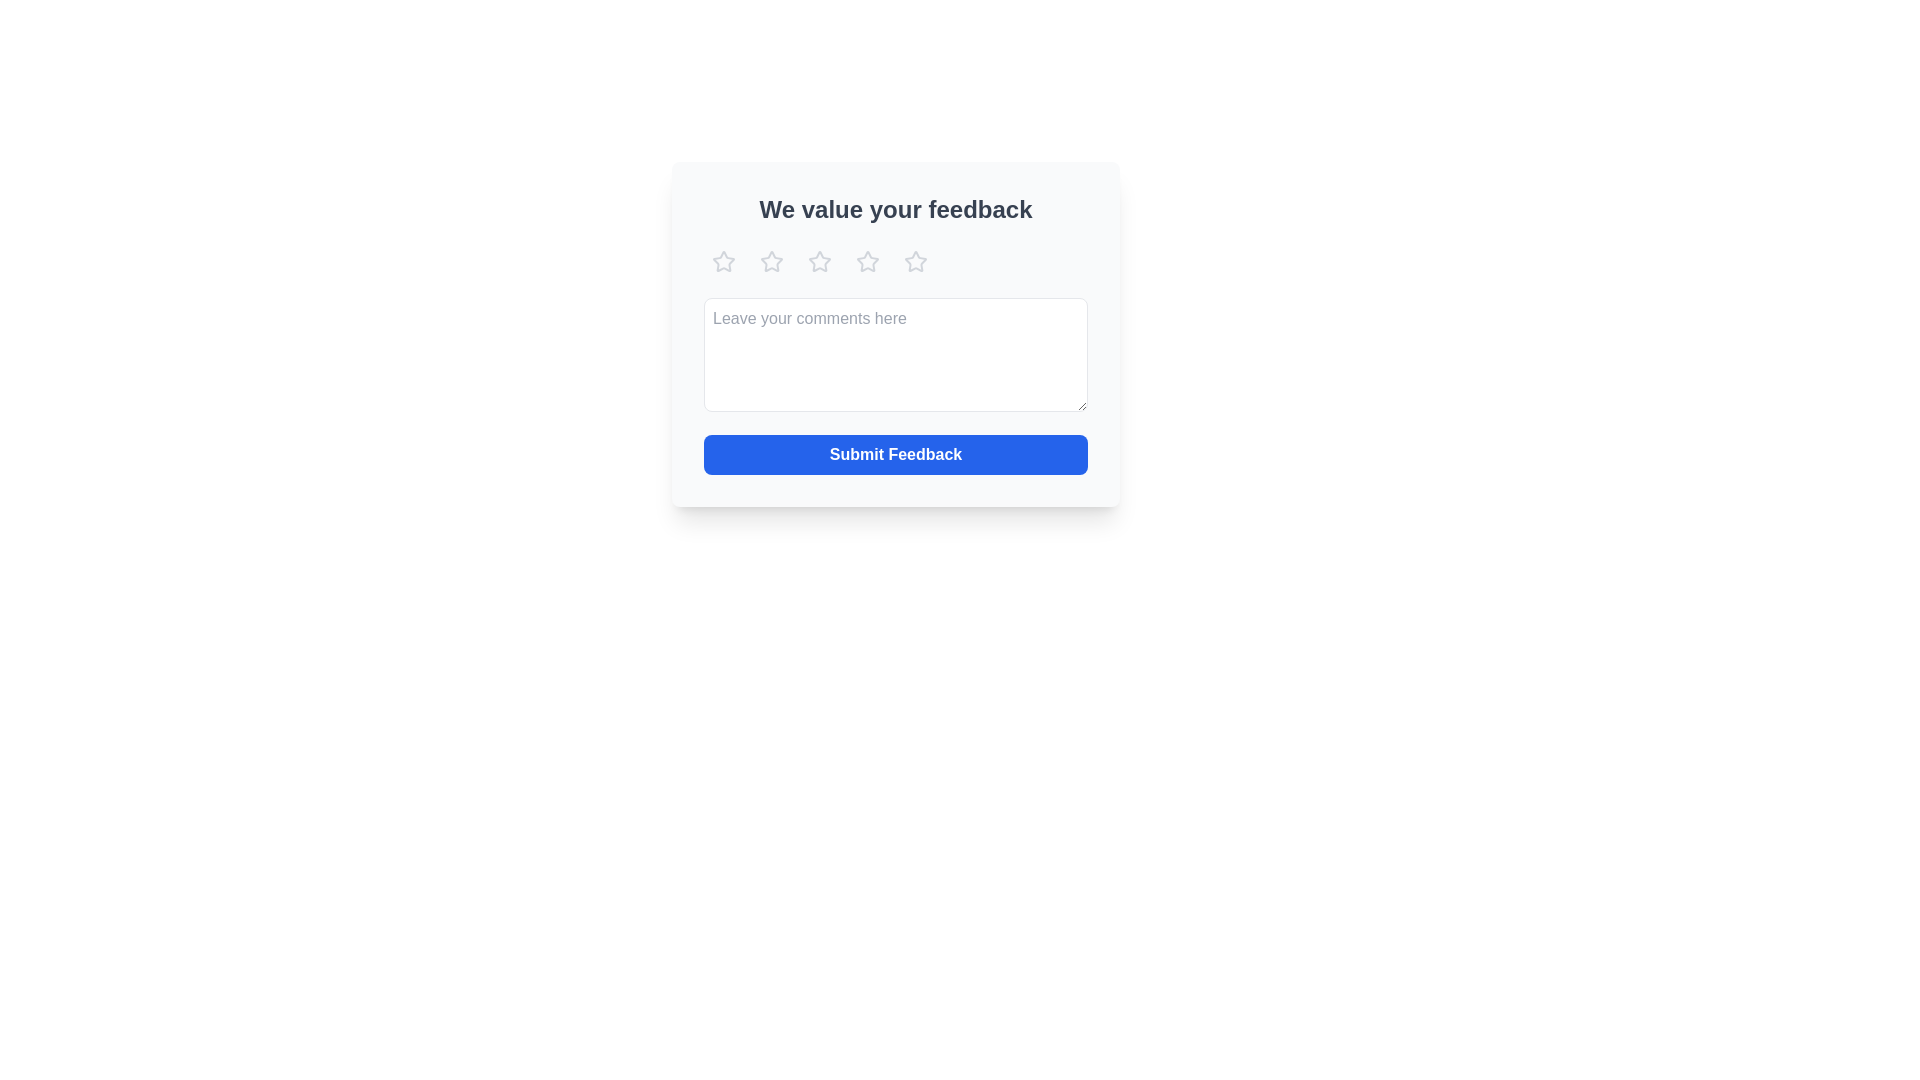 The height and width of the screenshot is (1080, 1920). Describe the element at coordinates (723, 261) in the screenshot. I see `the first star icon in the horizontal row of five rating stars to provide a selection preview` at that location.